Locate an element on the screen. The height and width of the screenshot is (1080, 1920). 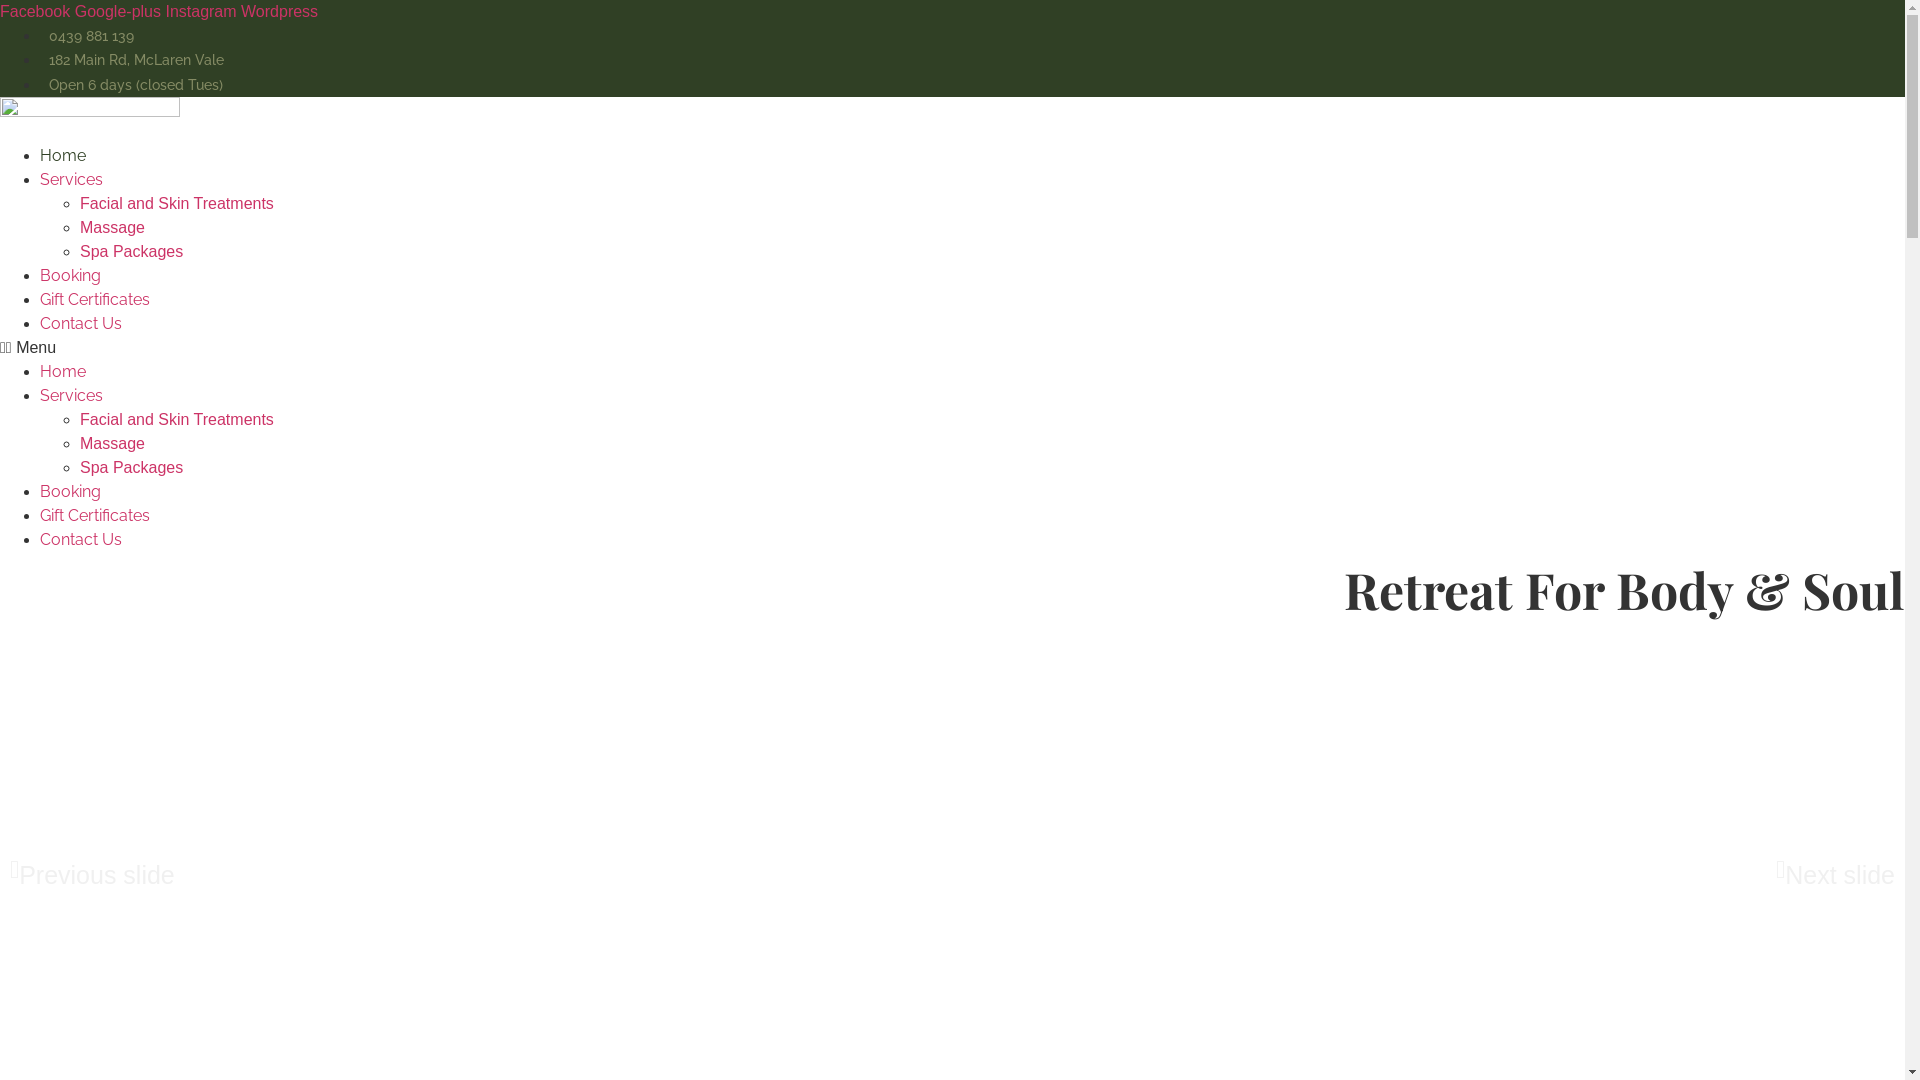
'Booking' is located at coordinates (70, 491).